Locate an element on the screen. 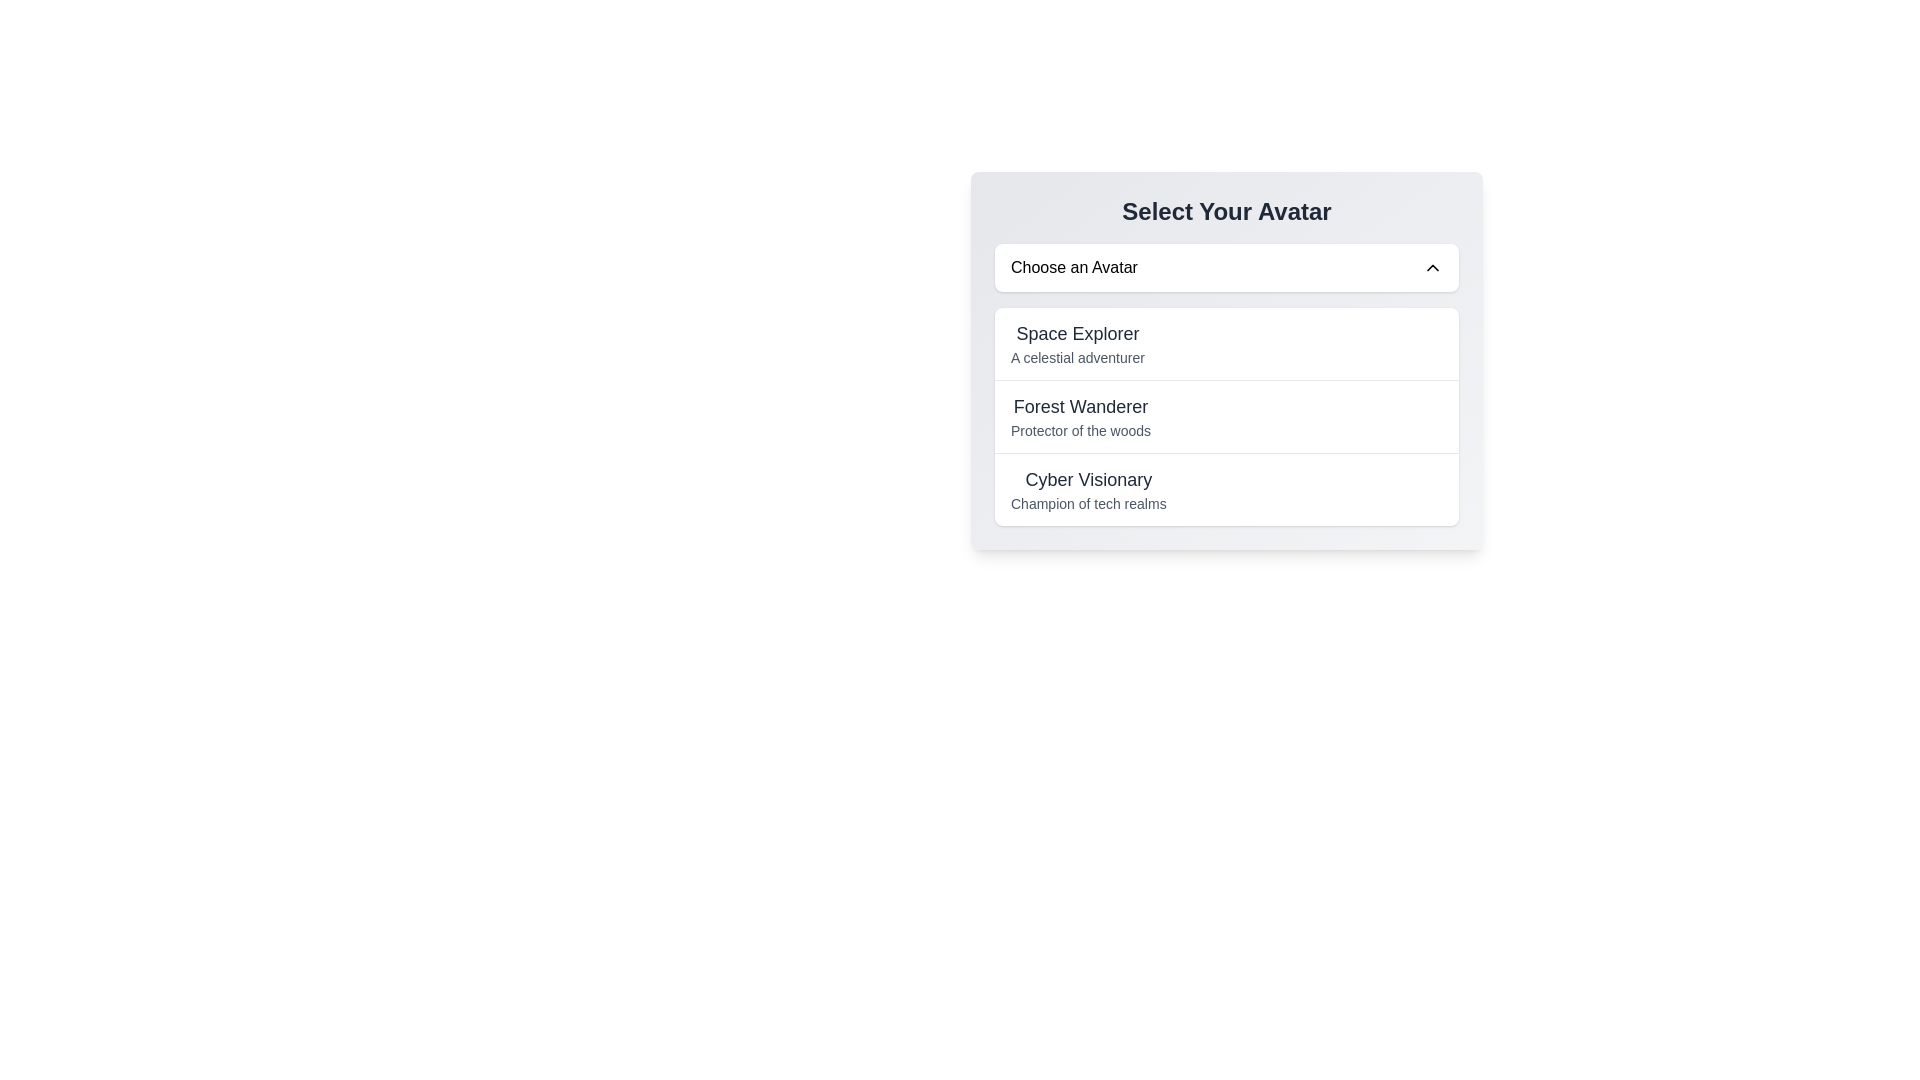 The height and width of the screenshot is (1080, 1920). the text component displaying 'Champion of tech realms', which is styled in gray and located below the title 'Cyber Visionary' is located at coordinates (1087, 503).